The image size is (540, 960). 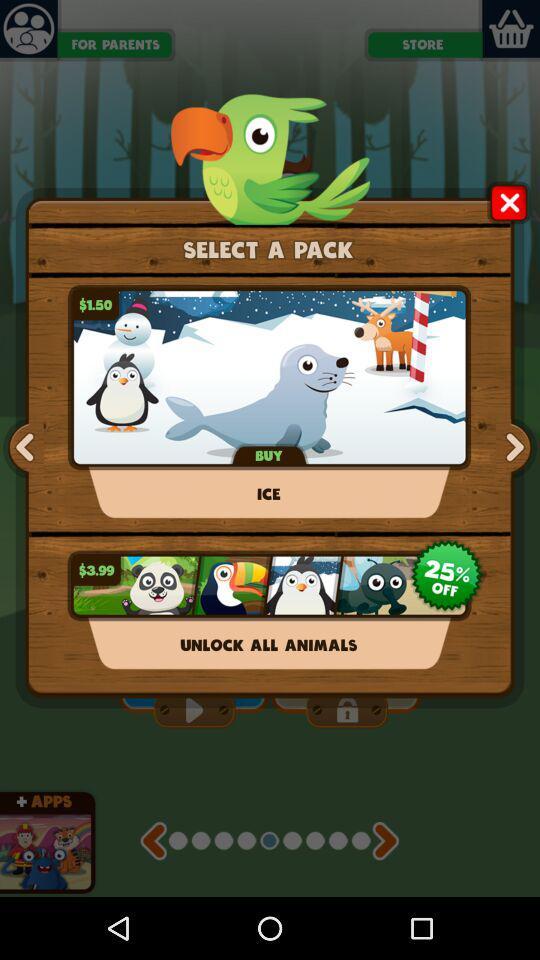 I want to click on the close icon, so click(x=508, y=217).